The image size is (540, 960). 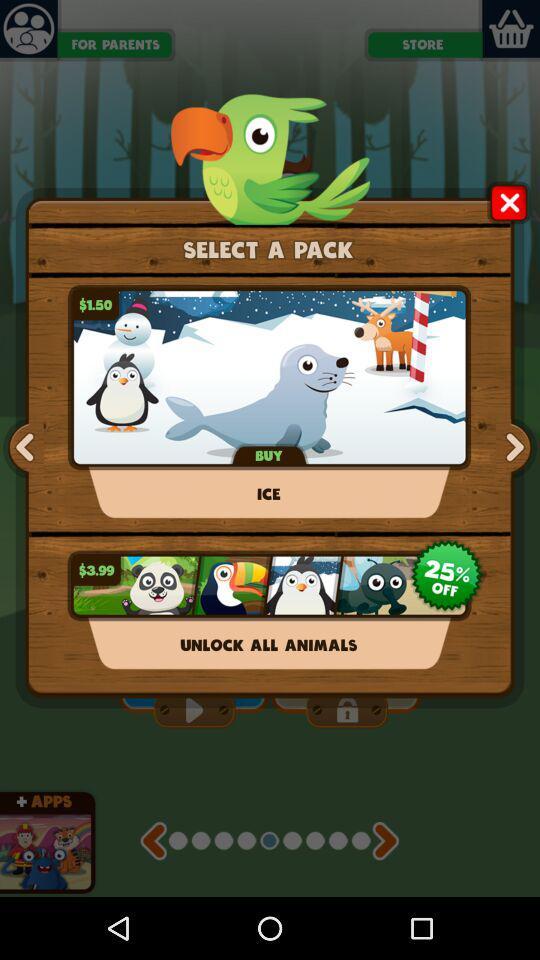 I want to click on the close icon, so click(x=508, y=217).